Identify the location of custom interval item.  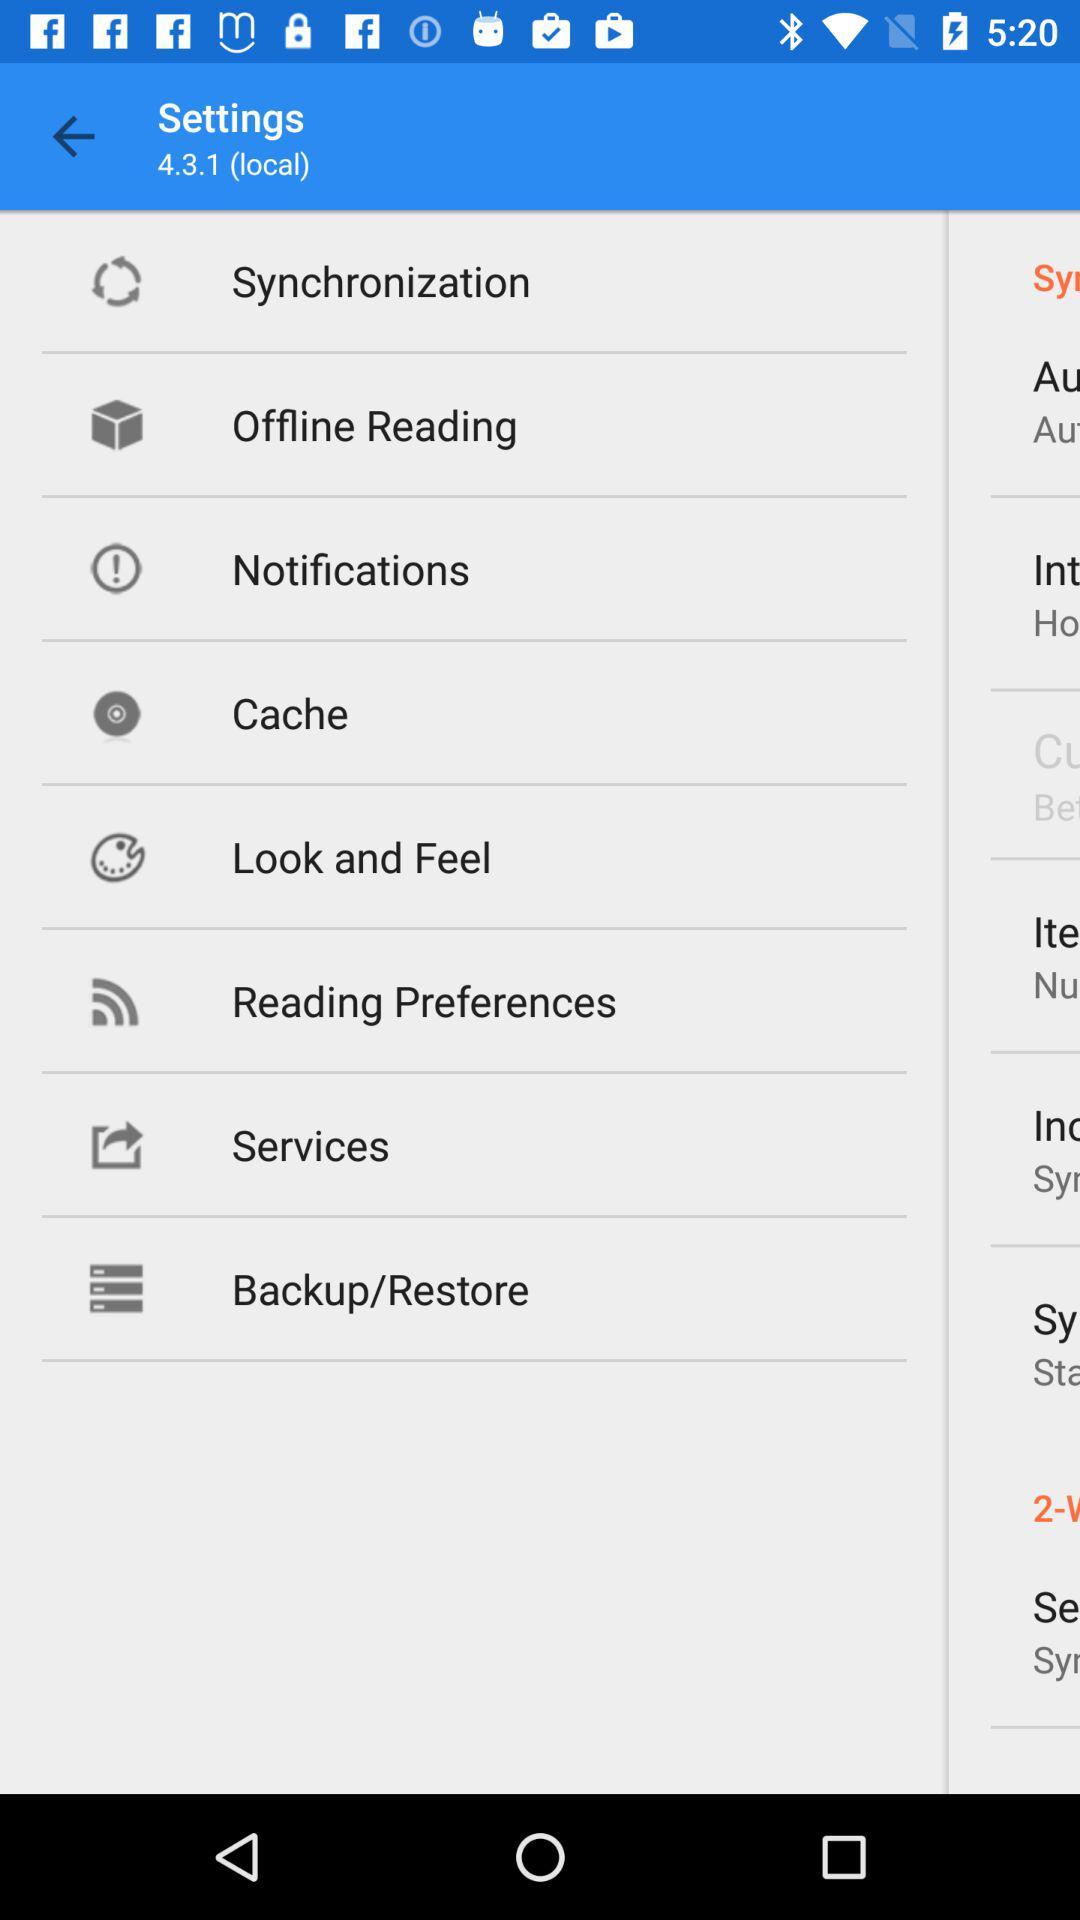
(1055, 748).